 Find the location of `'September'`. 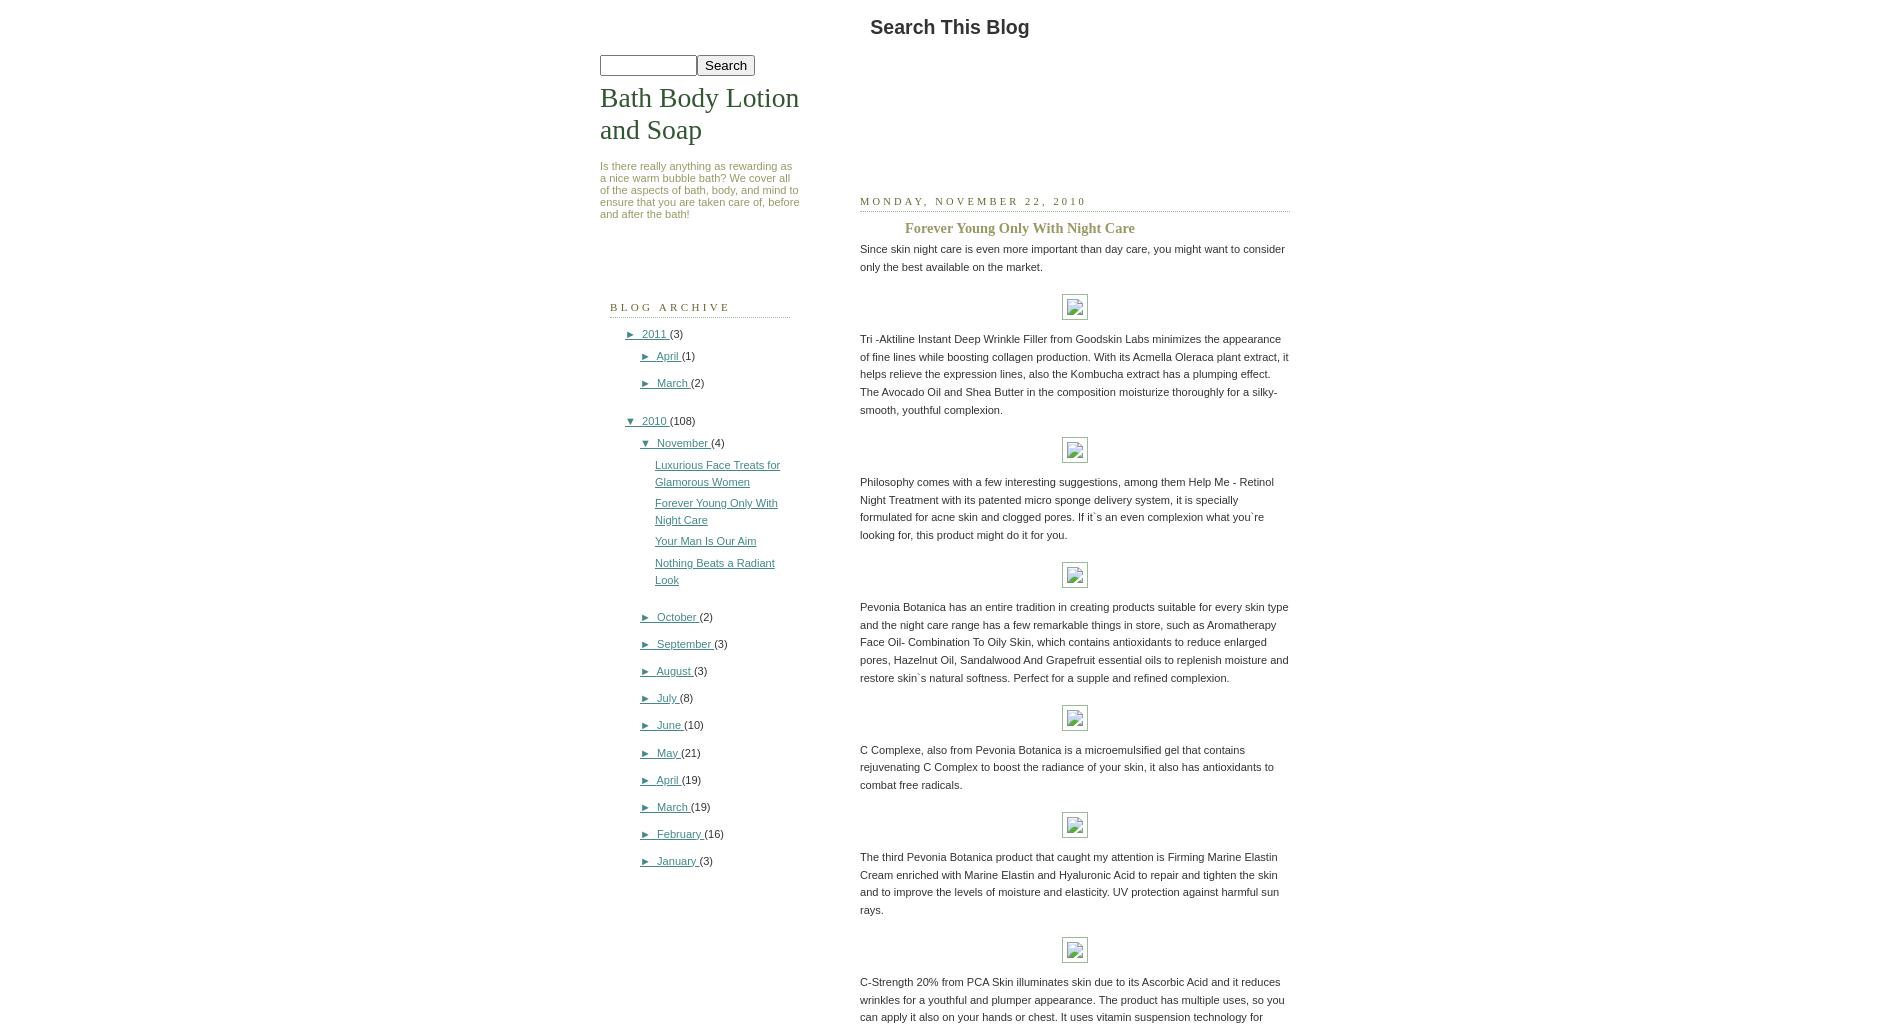

'September' is located at coordinates (685, 644).